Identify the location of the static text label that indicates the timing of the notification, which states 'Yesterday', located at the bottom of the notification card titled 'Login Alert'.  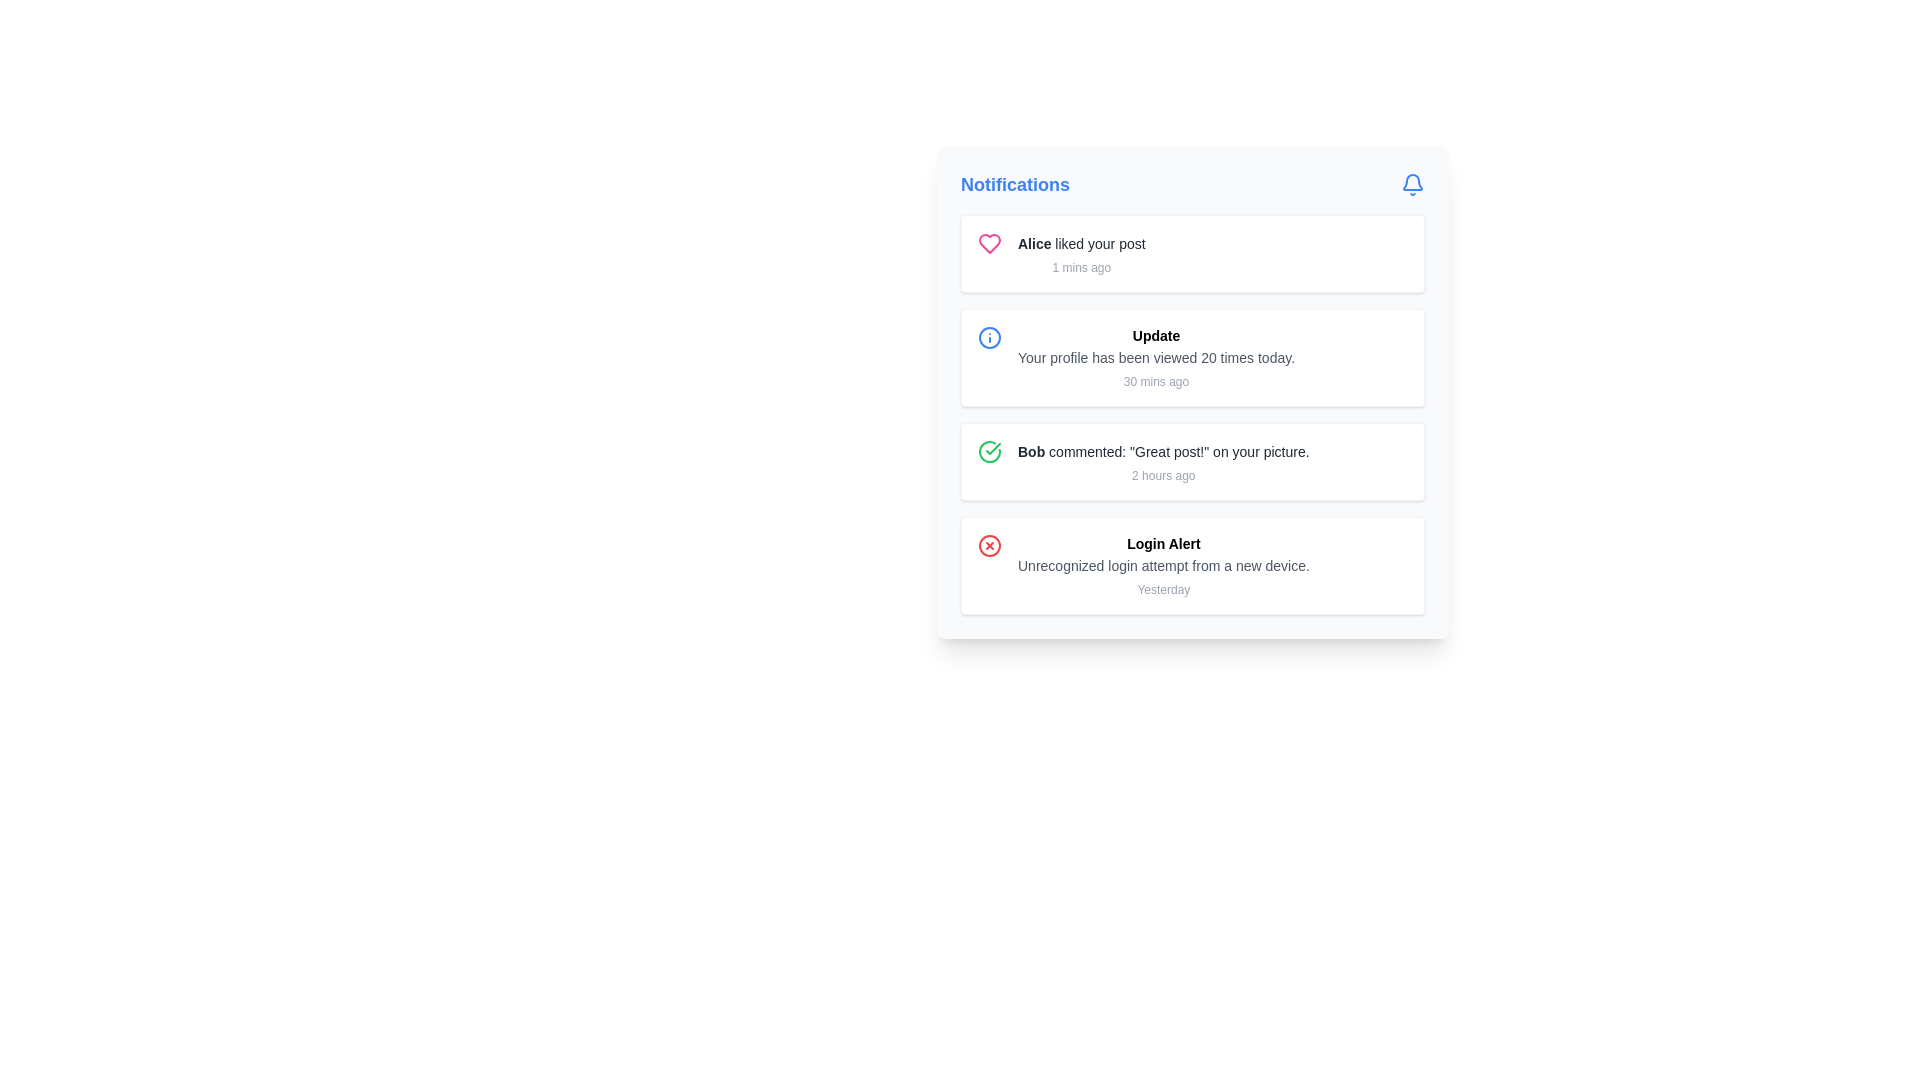
(1163, 589).